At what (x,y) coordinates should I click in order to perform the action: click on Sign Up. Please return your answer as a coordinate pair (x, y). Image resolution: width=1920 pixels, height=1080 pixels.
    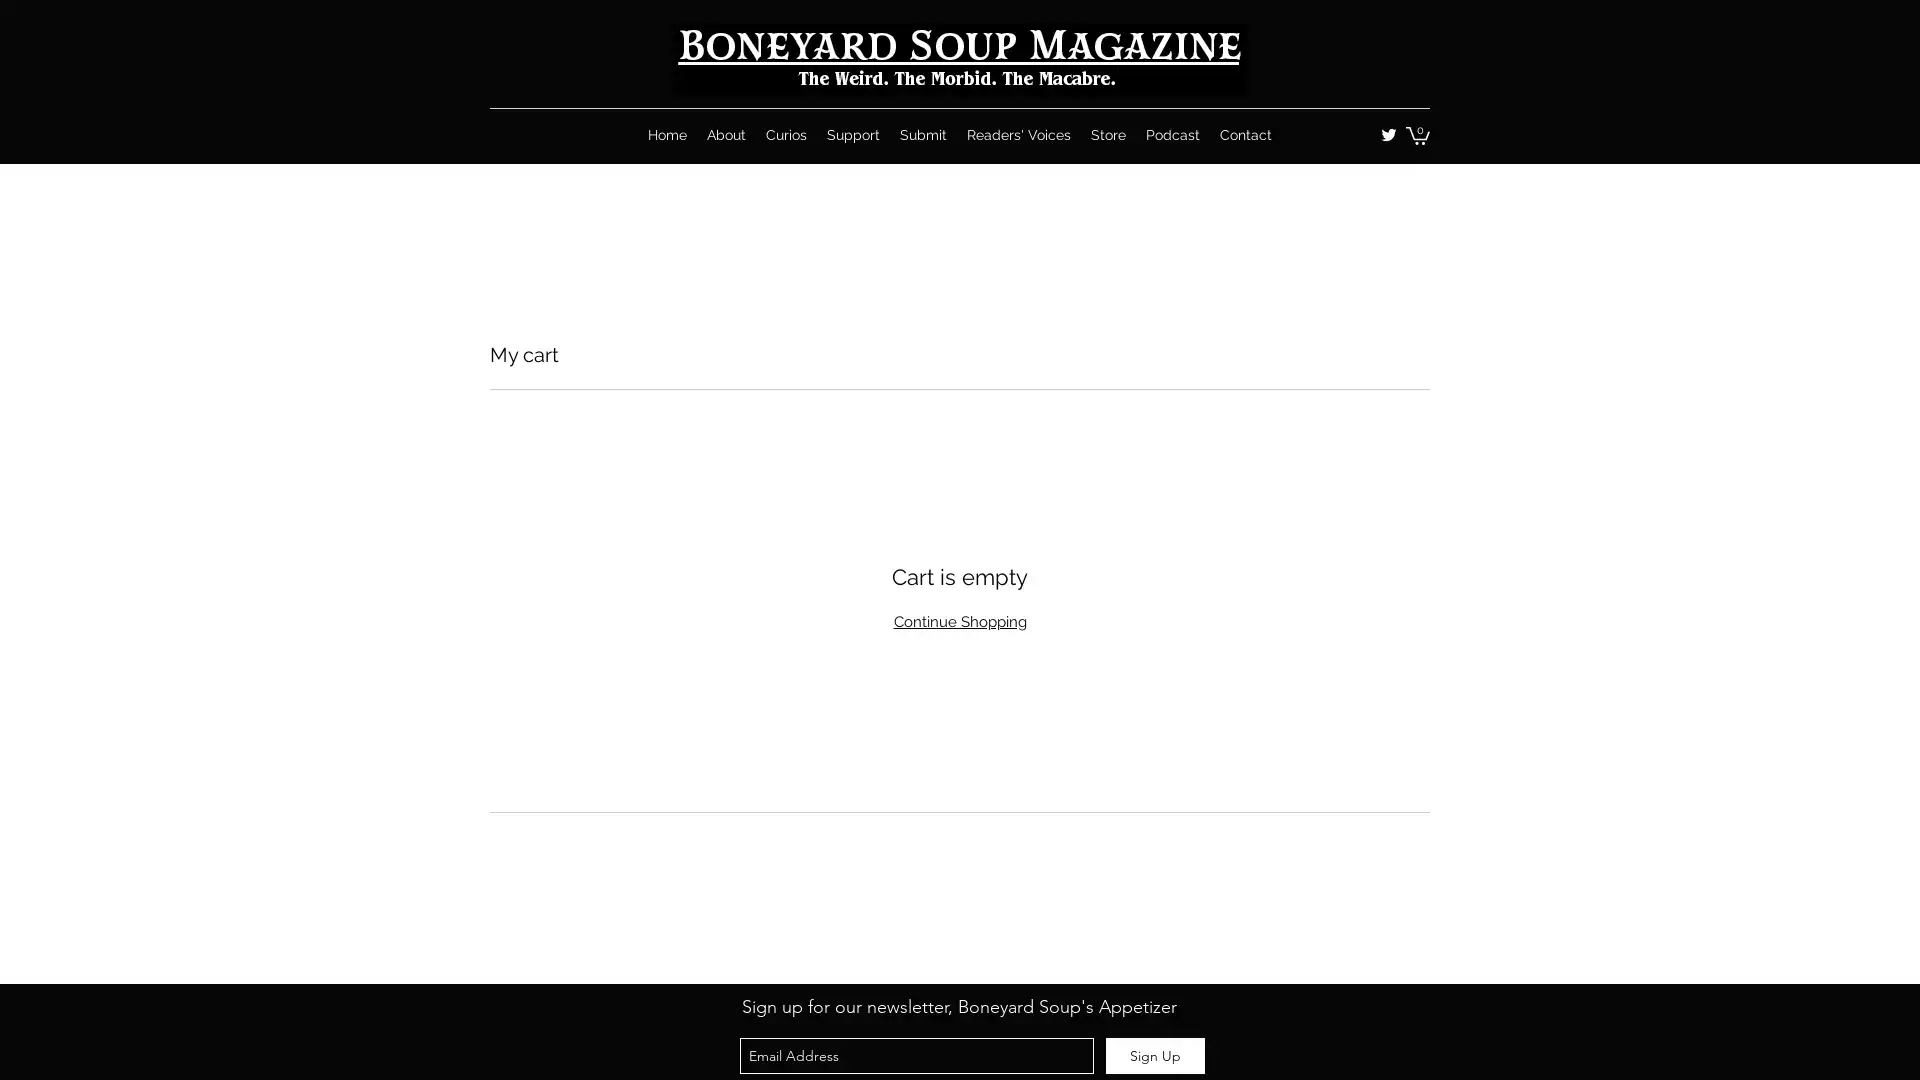
    Looking at the image, I should click on (1155, 1055).